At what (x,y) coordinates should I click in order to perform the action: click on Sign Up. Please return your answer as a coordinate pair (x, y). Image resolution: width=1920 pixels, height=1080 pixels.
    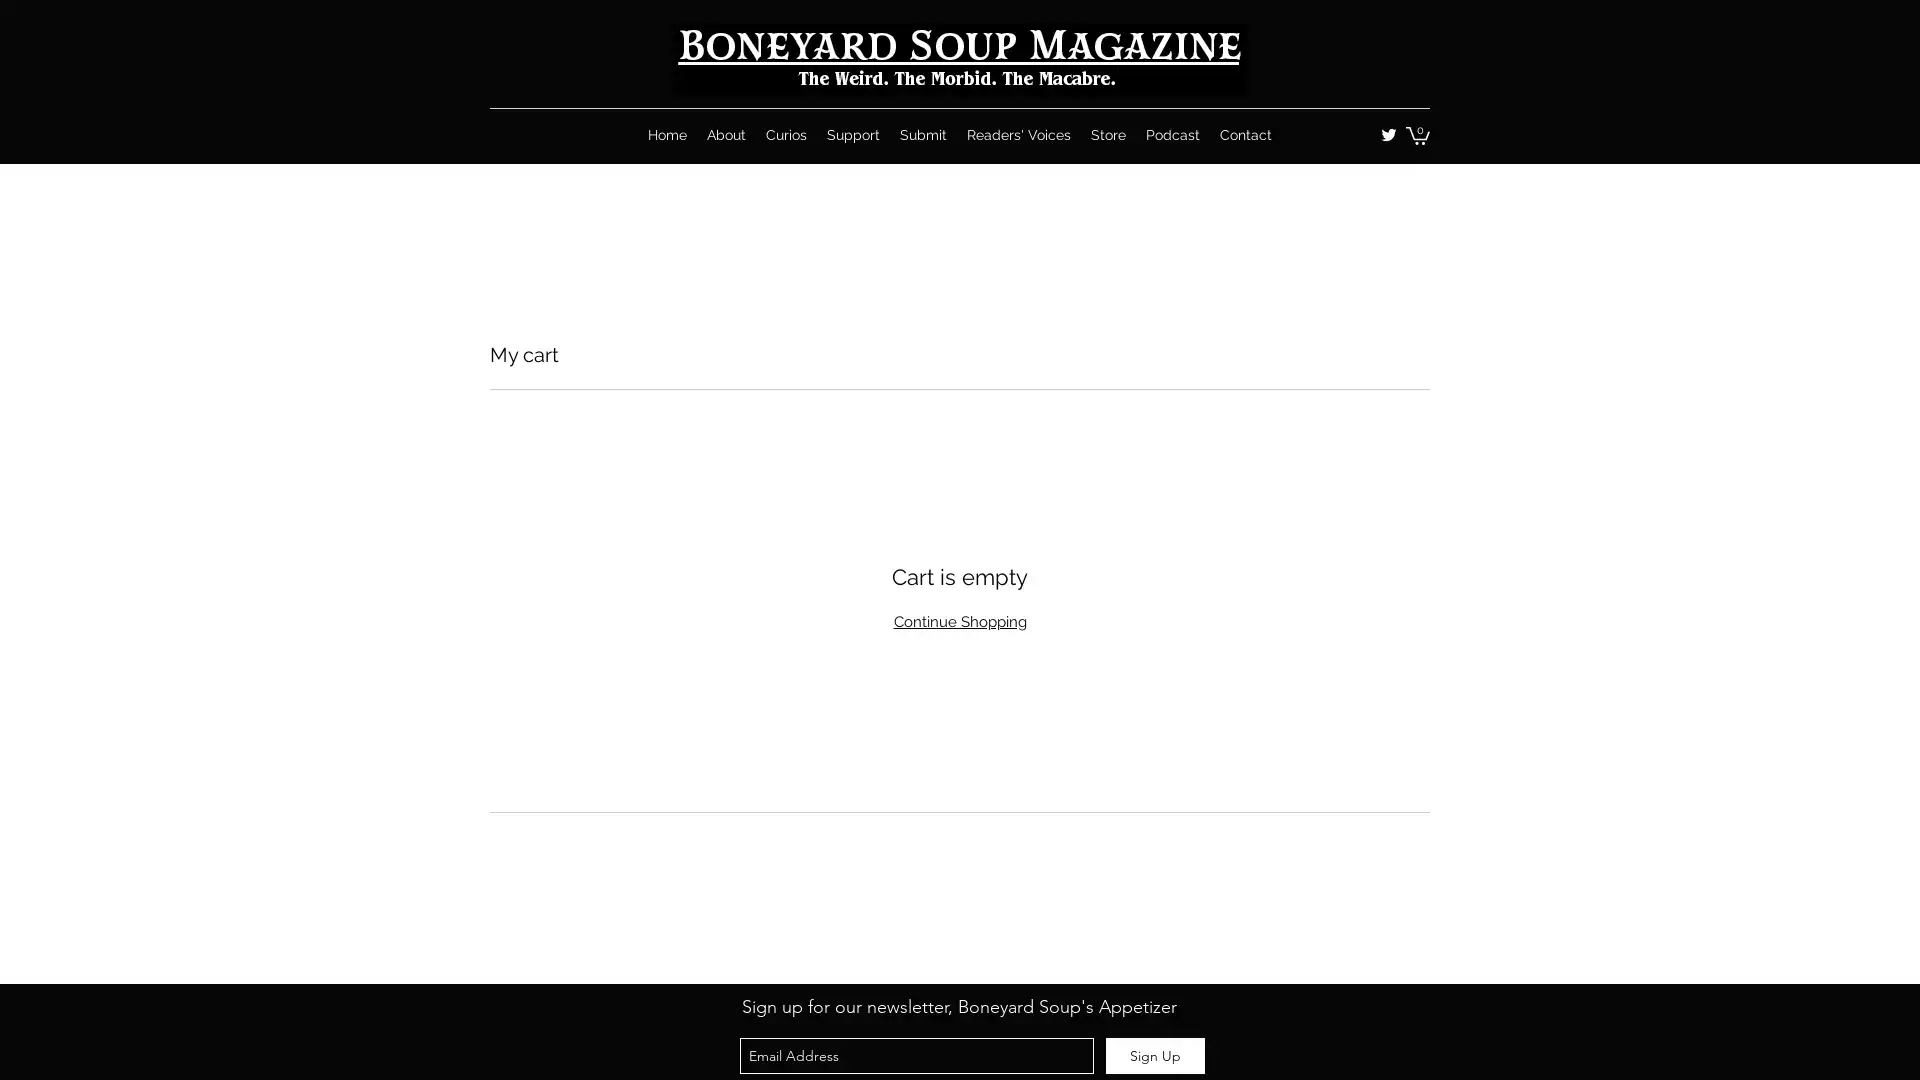
    Looking at the image, I should click on (1155, 1055).